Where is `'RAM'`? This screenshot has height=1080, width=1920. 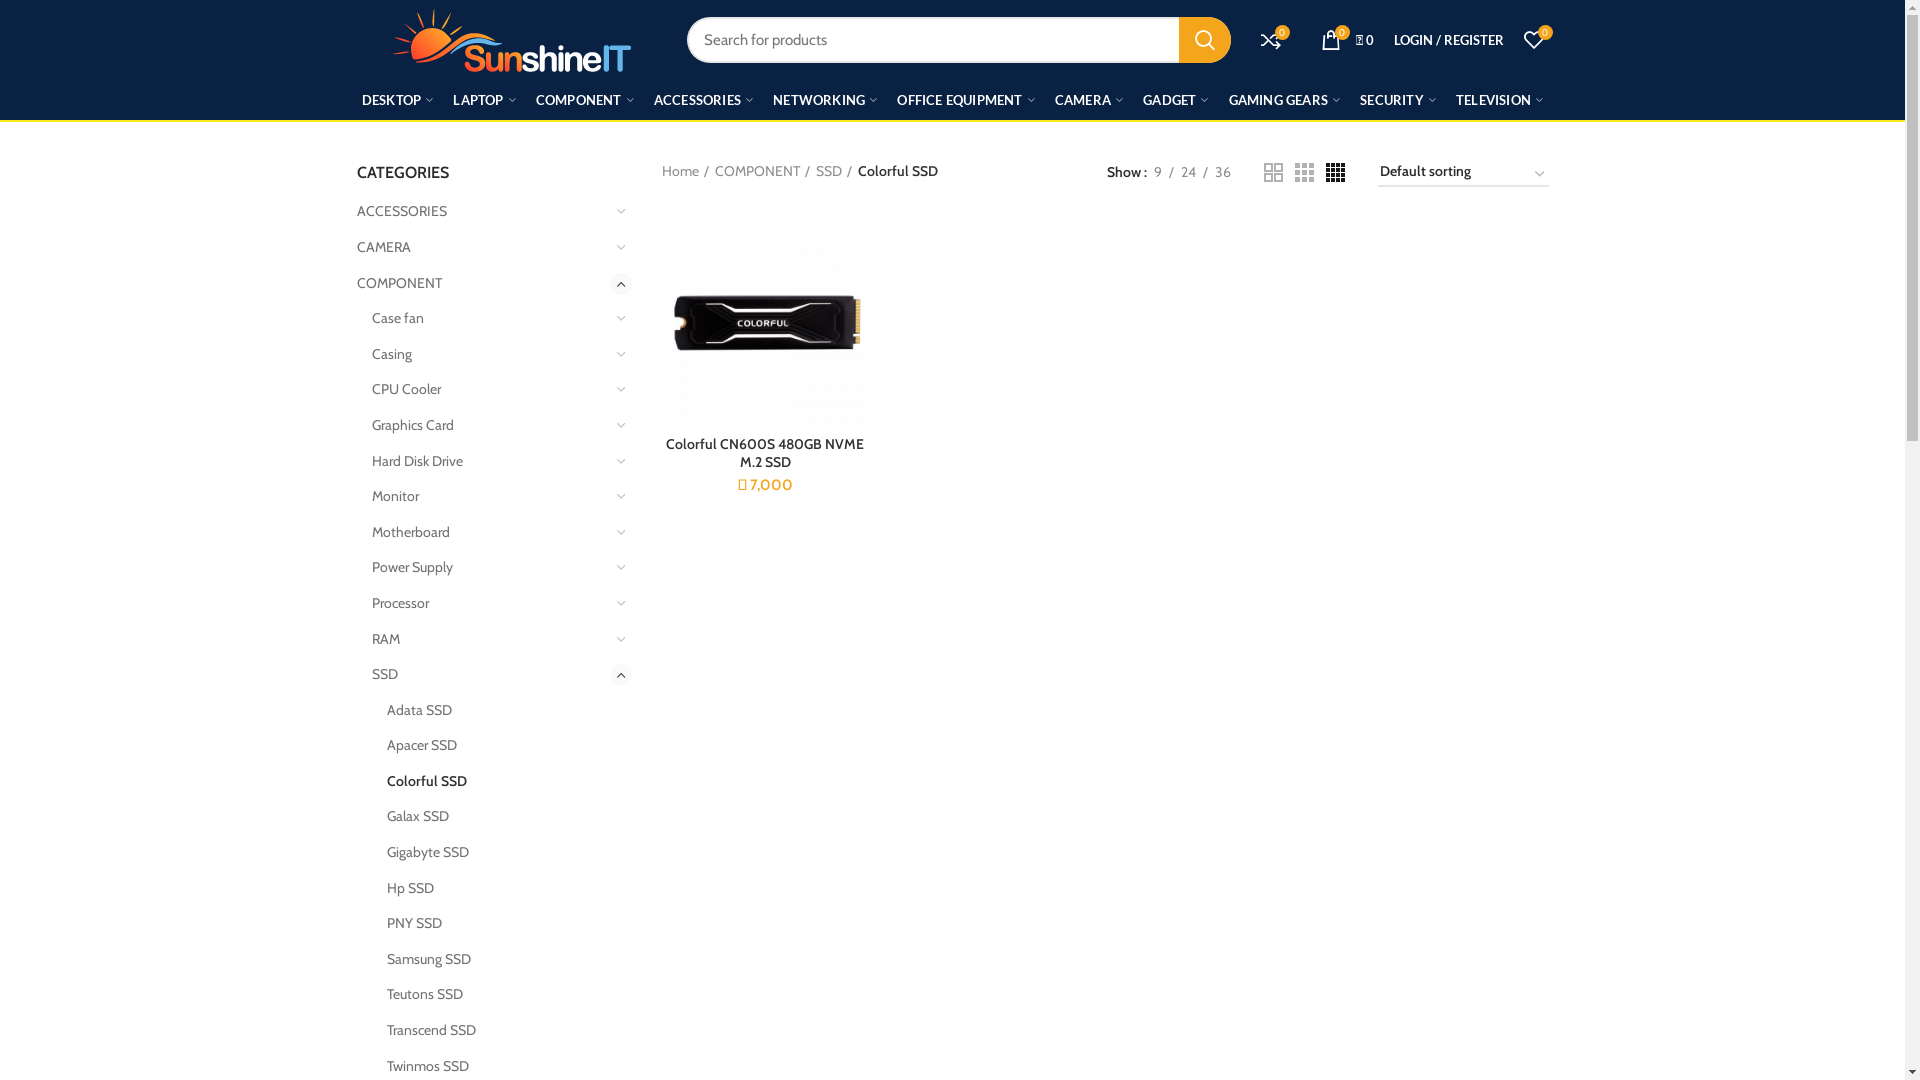
'RAM' is located at coordinates (489, 640).